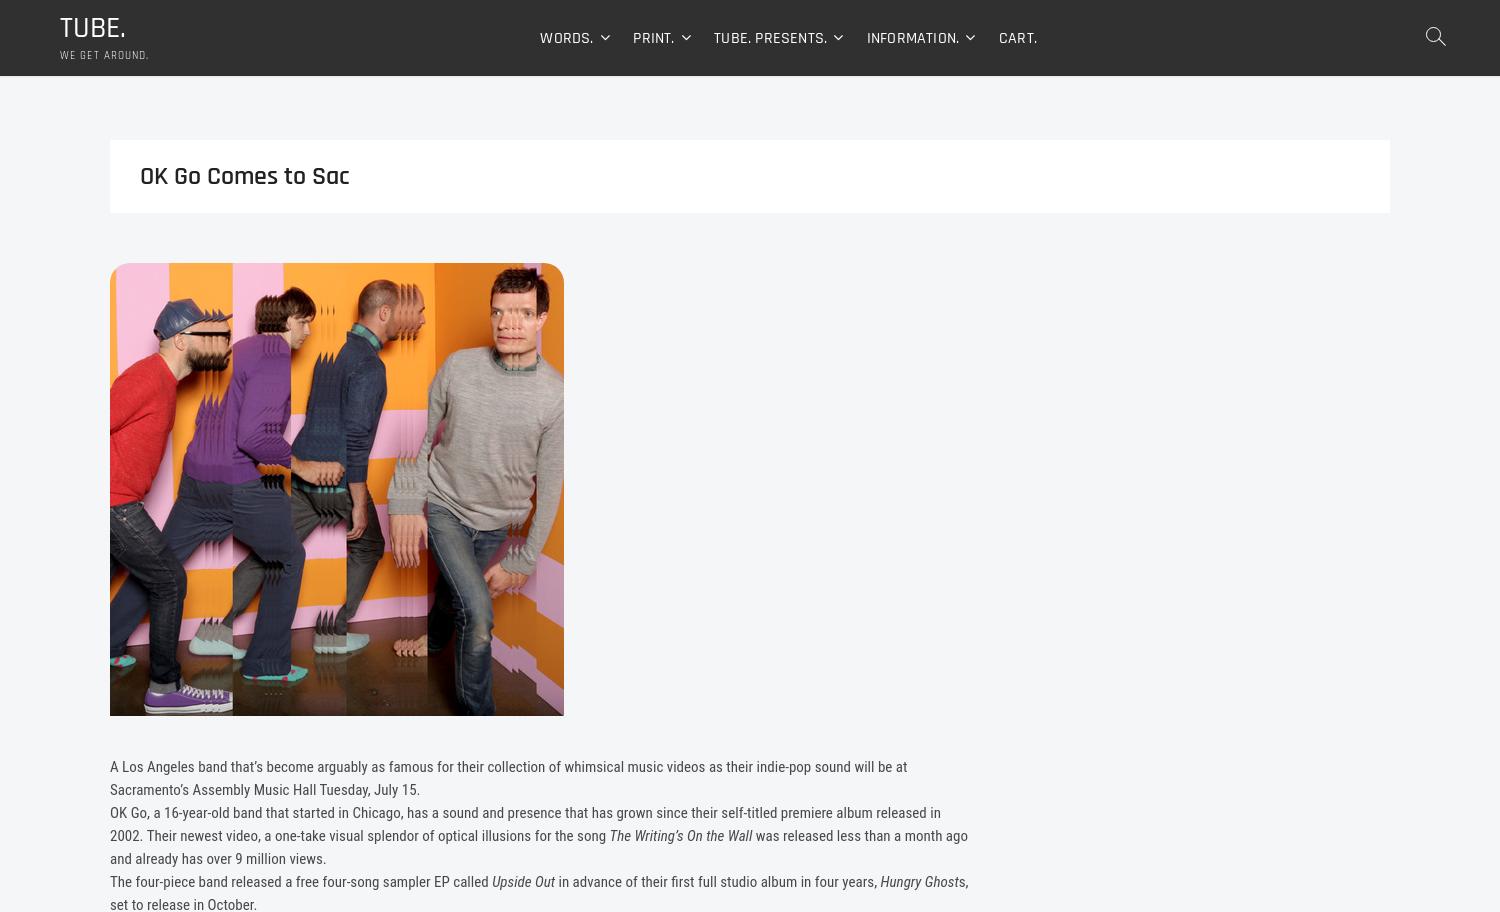 This screenshot has width=1500, height=912. What do you see at coordinates (996, 40) in the screenshot?
I see `'Cart.'` at bounding box center [996, 40].